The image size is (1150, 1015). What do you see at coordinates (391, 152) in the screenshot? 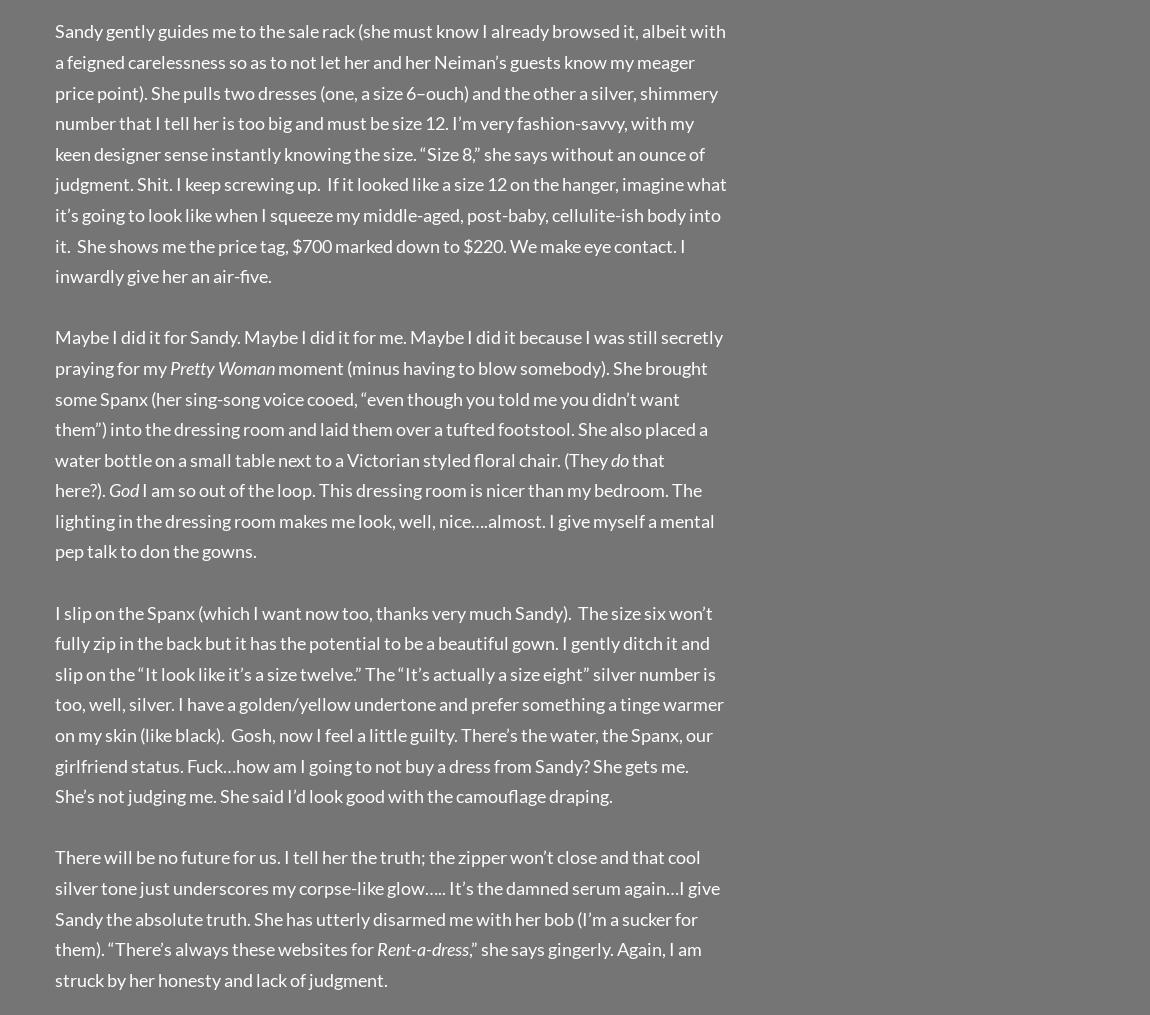
I see `'Sandy gently guides me to the sale rack (she must know I already browsed it, albeit with a feigned carelessness so as to not let her and her Neiman’s guests know my meager price point). She pulls two dresses (one, a size 6–ouch) and the other a silver, shimmery number that I tell her is too big and must be size 12. I’m very fashion-savvy, with my keen designer sense instantly knowing the size. “Size 8,” she says without an ounce of judgment. Shit. I keep screwing up.  If it looked like a size 12 on the hanger, imagine what it’s going to look like when I squeeze my middle-aged, post-baby, cellulite-ish body into it.  She shows me the price tag, $700 marked down to $220. We make eye contact. I inwardly give her an air-five.'` at bounding box center [391, 152].